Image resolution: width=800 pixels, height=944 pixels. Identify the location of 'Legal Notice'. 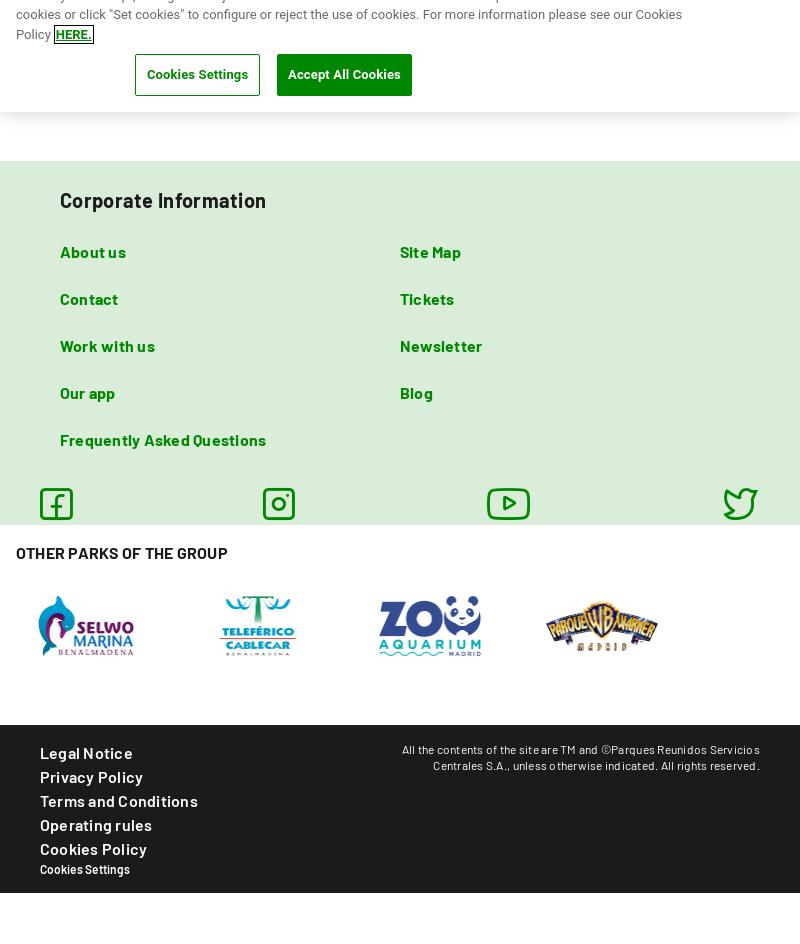
(86, 751).